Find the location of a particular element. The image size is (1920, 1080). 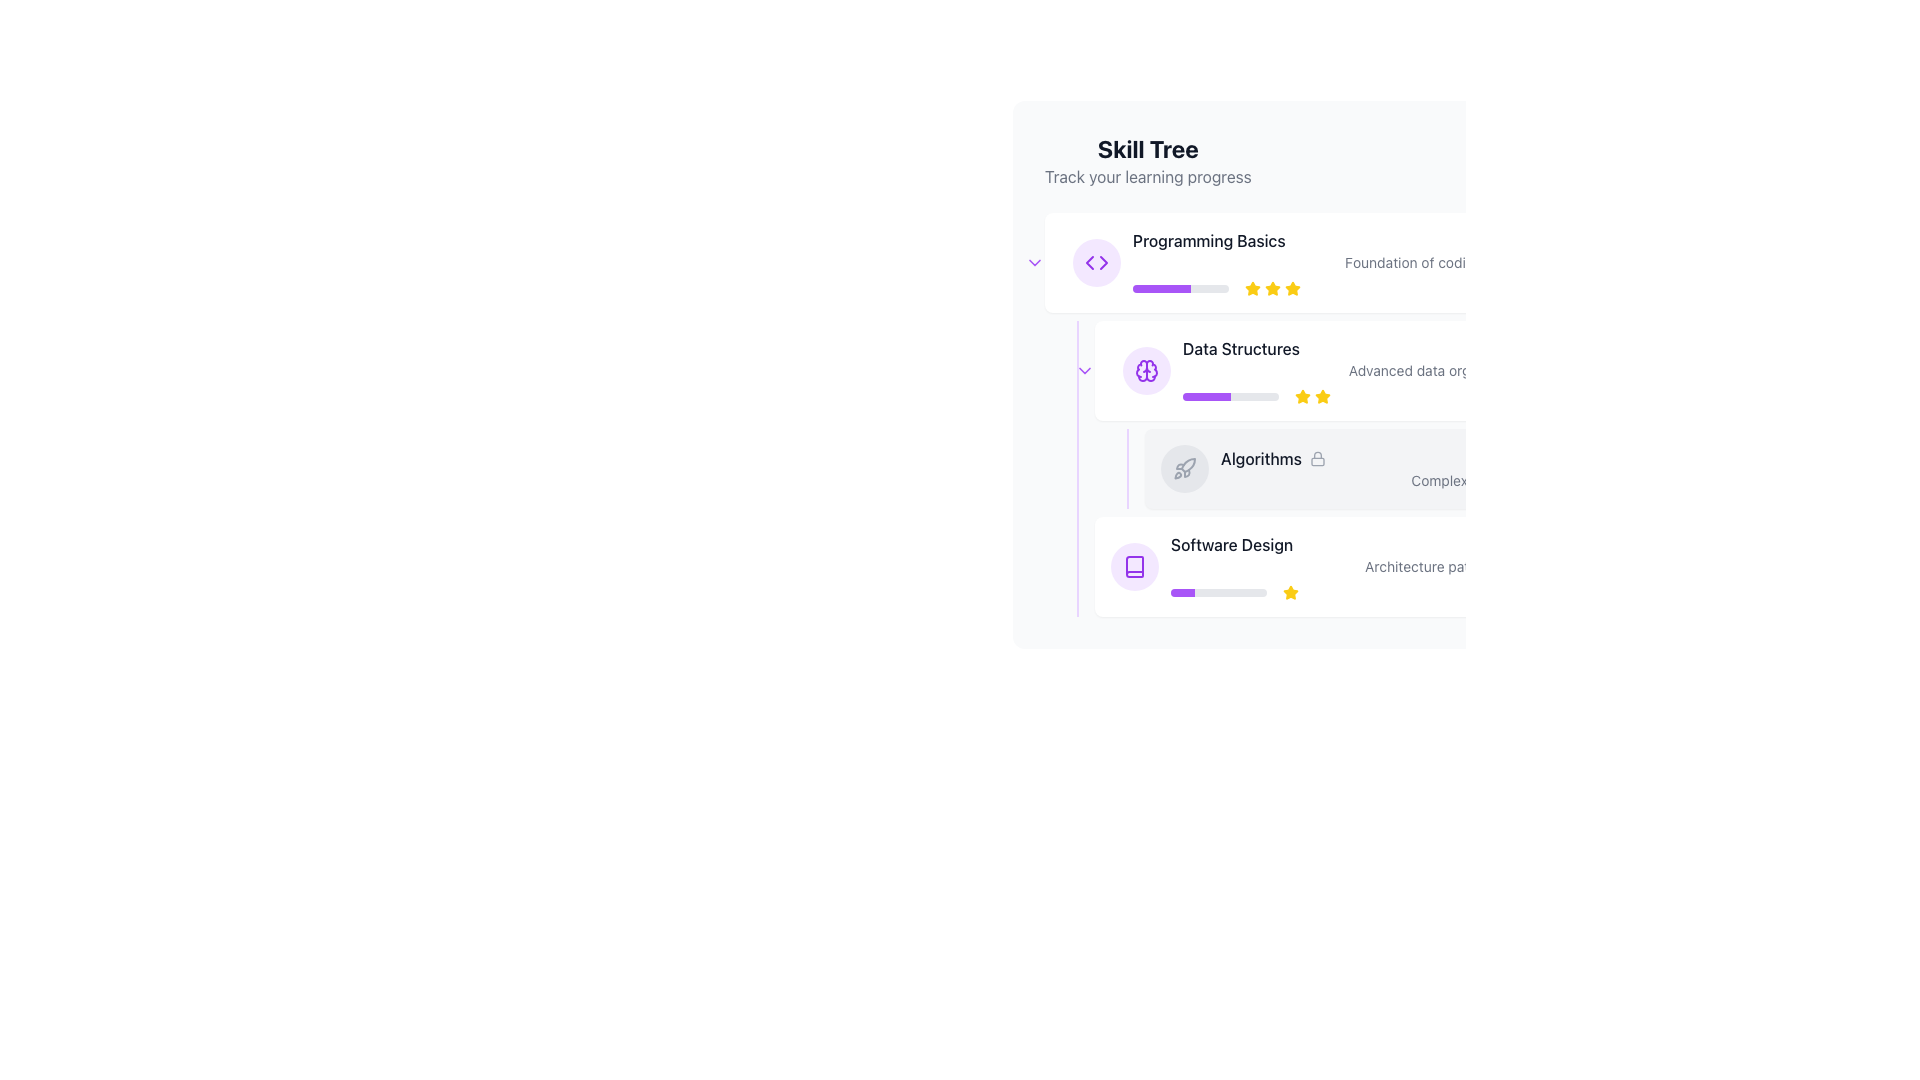

the small rightward-pointing arrow SVG graphic component located within the circular button of the left-pointing control toggle next is located at coordinates (1103, 261).